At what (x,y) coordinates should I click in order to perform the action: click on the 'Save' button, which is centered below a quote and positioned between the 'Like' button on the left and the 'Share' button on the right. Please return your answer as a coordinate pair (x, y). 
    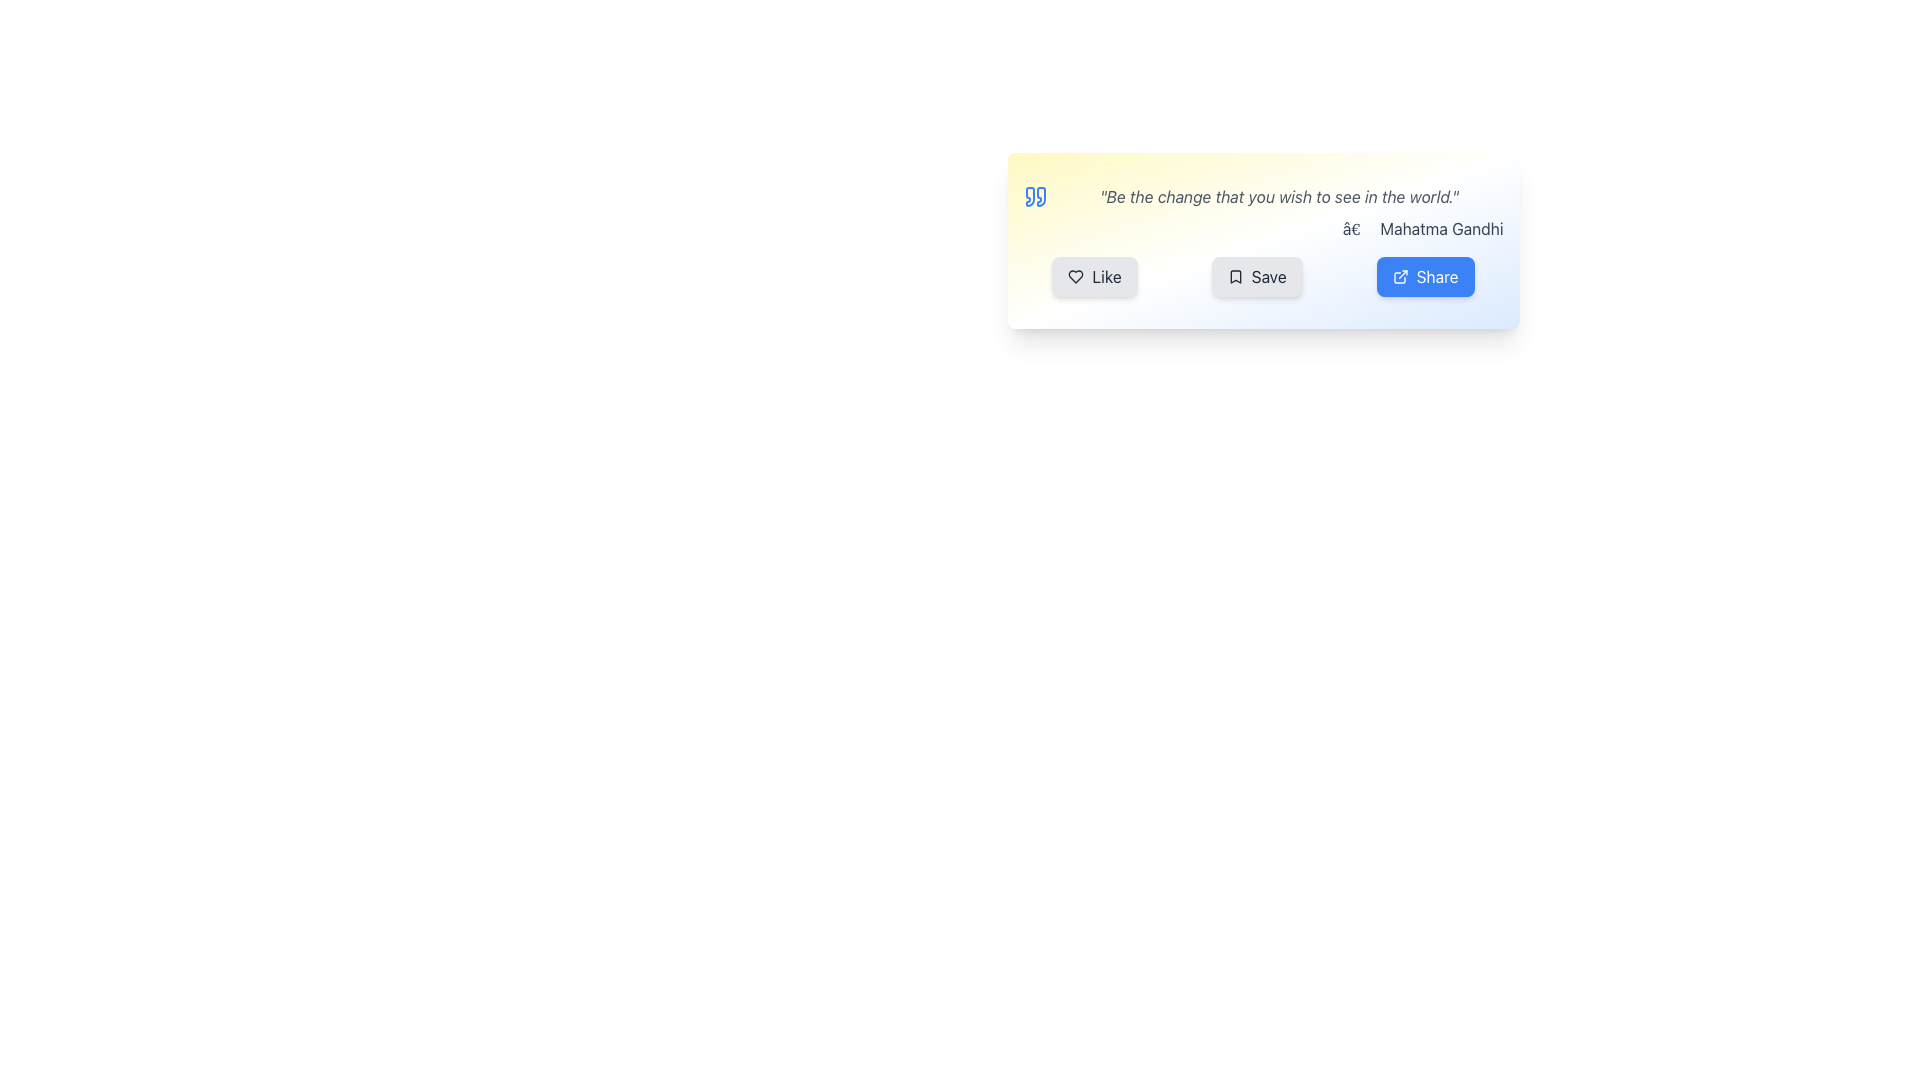
    Looking at the image, I should click on (1256, 277).